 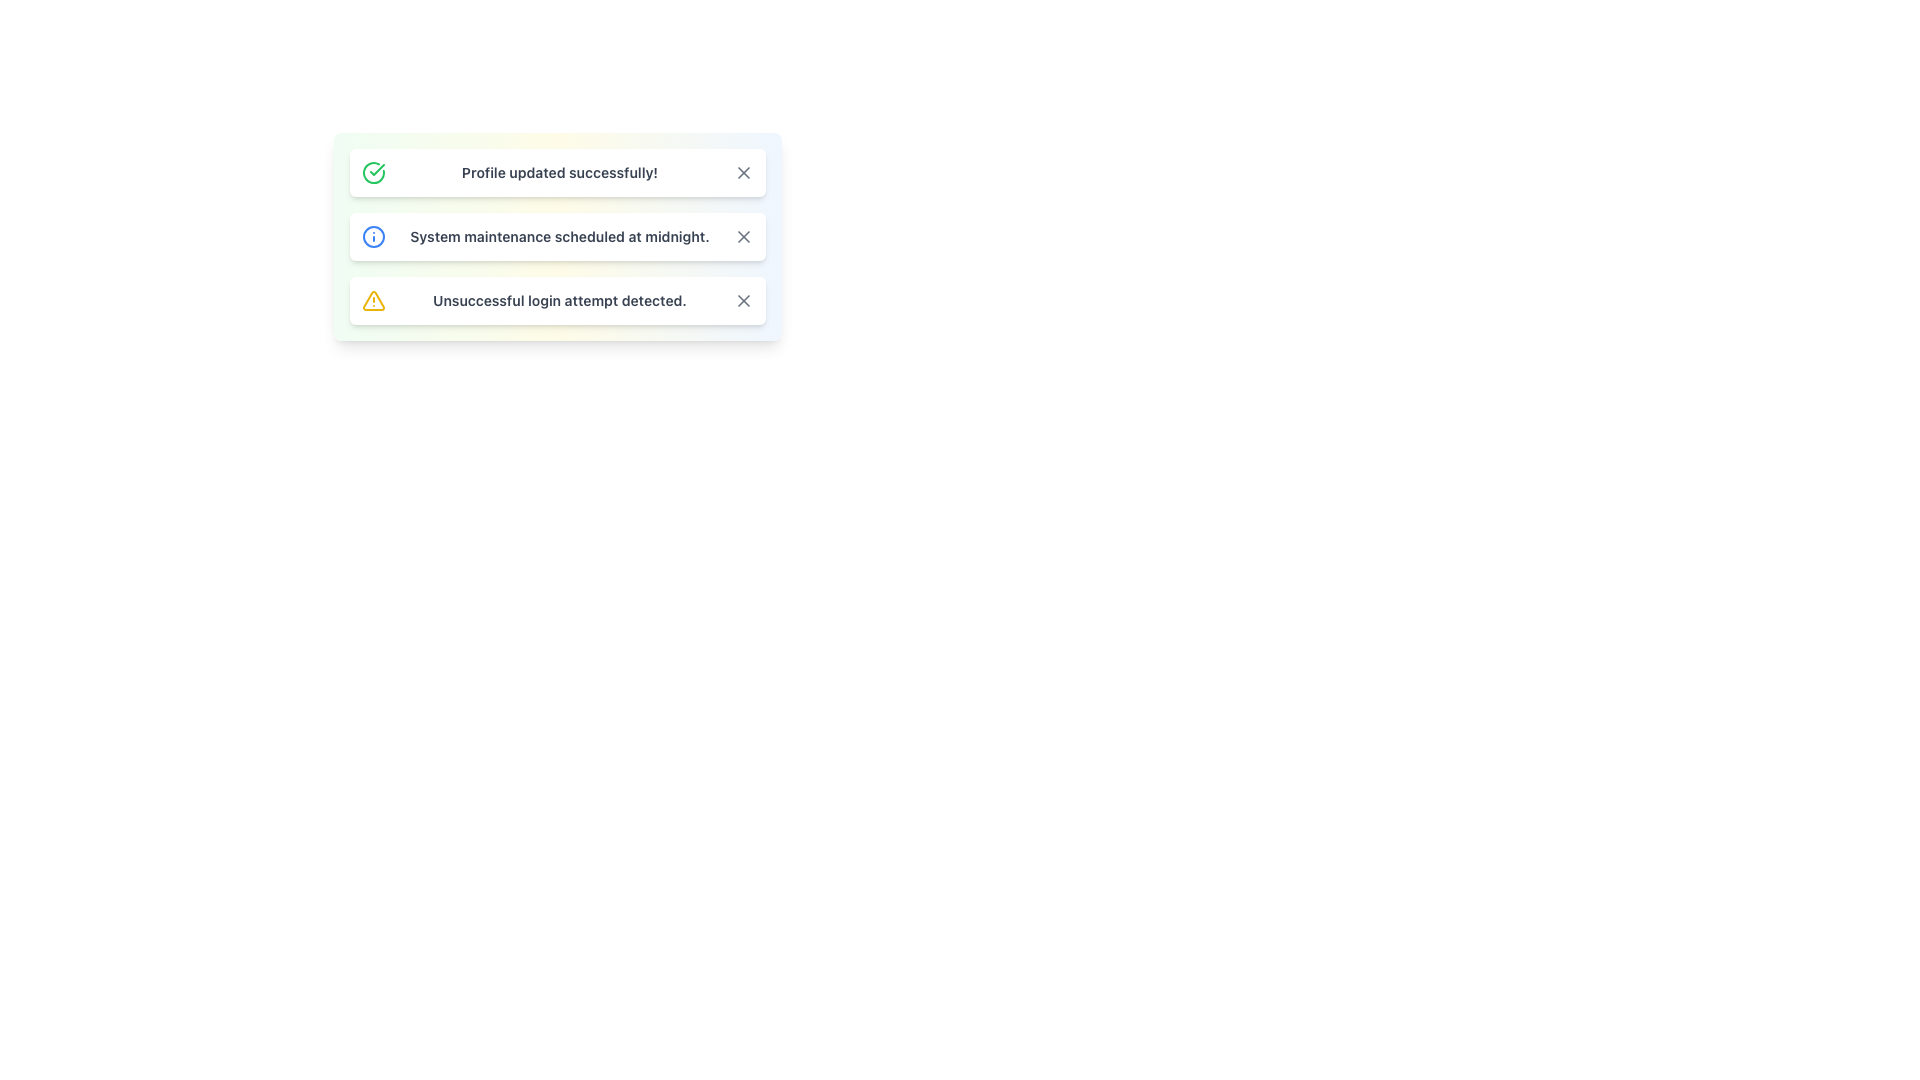 What do you see at coordinates (560, 172) in the screenshot?
I see `the text display that shows 'Profile updated successfully!' within the notification card, positioned to the right of the success message icon` at bounding box center [560, 172].